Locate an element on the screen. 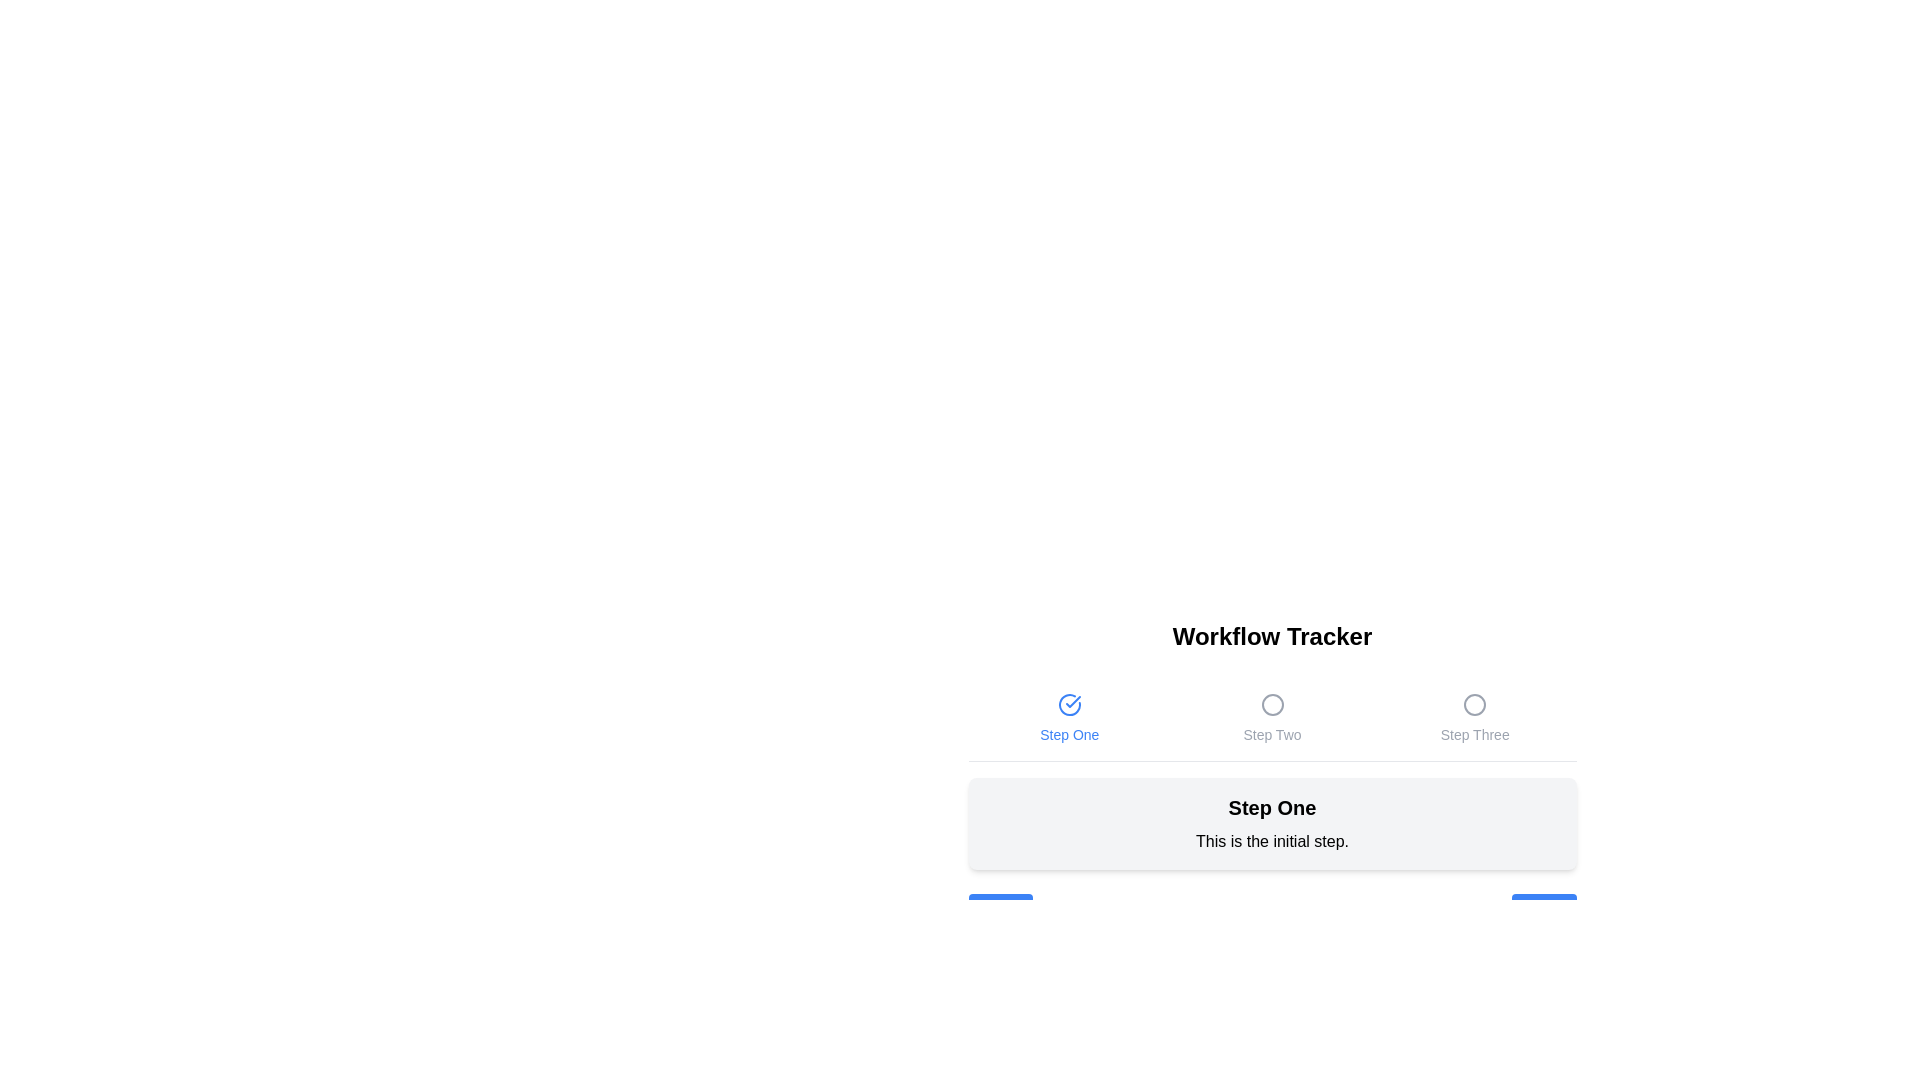 This screenshot has width=1920, height=1080. the second step indicator of the multi-step workflow tracker, which visually represents the second step in the process is located at coordinates (1271, 717).